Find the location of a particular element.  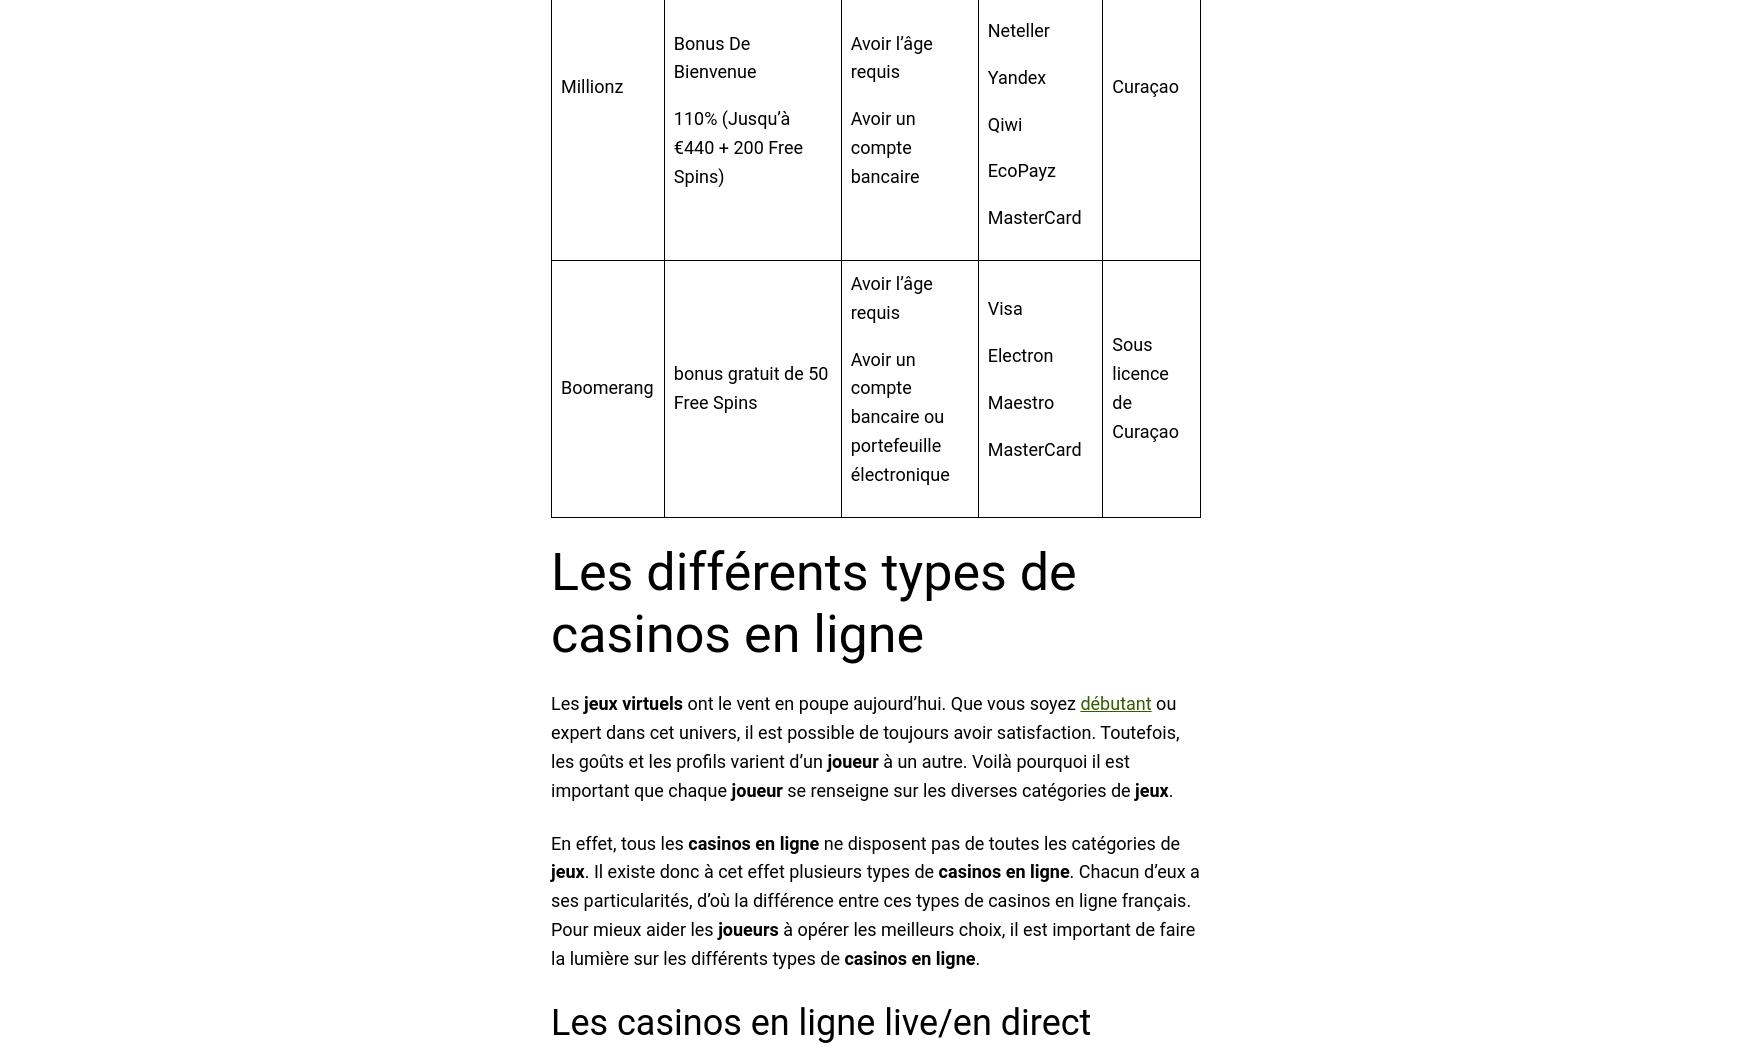

'. Il existe donc à cet effet plusieurs types de' is located at coordinates (761, 870).